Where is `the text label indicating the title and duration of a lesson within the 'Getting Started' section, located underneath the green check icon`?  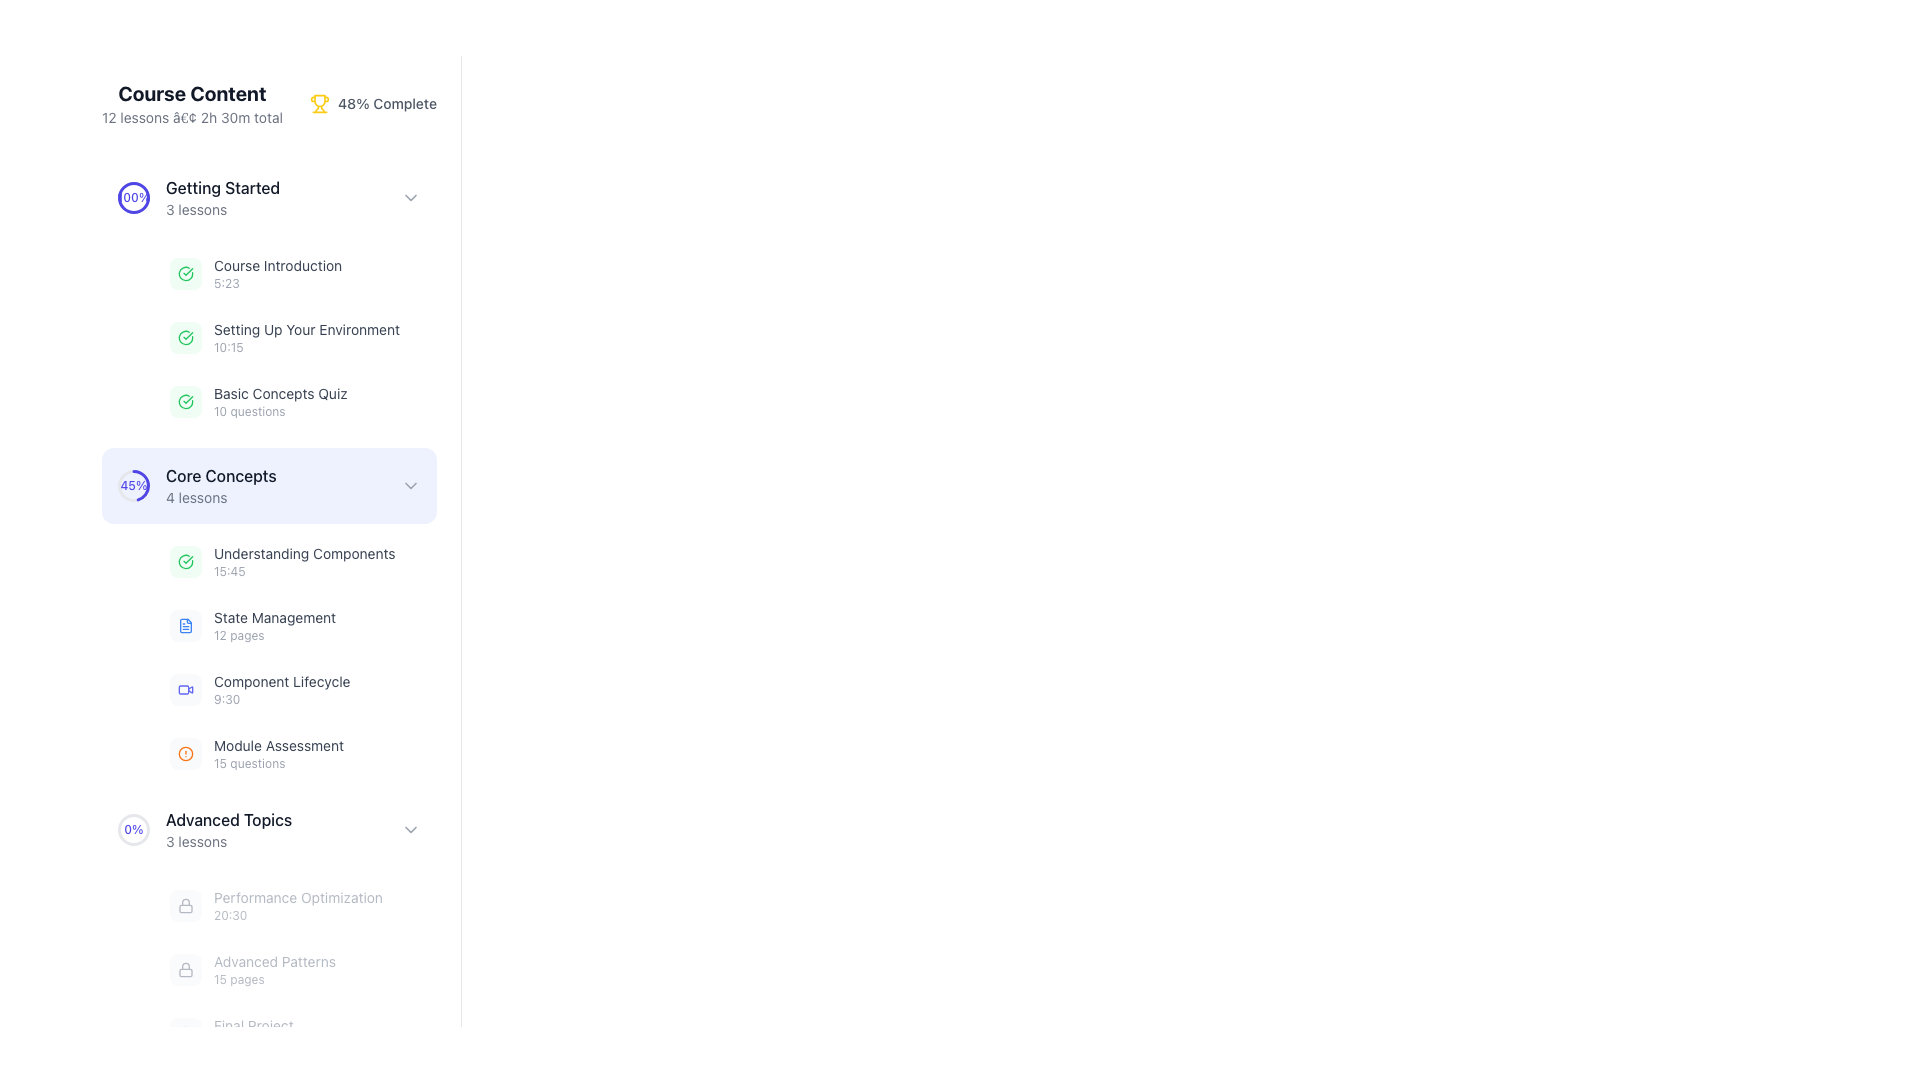
the text label indicating the title and duration of a lesson within the 'Getting Started' section, located underneath the green check icon is located at coordinates (277, 273).